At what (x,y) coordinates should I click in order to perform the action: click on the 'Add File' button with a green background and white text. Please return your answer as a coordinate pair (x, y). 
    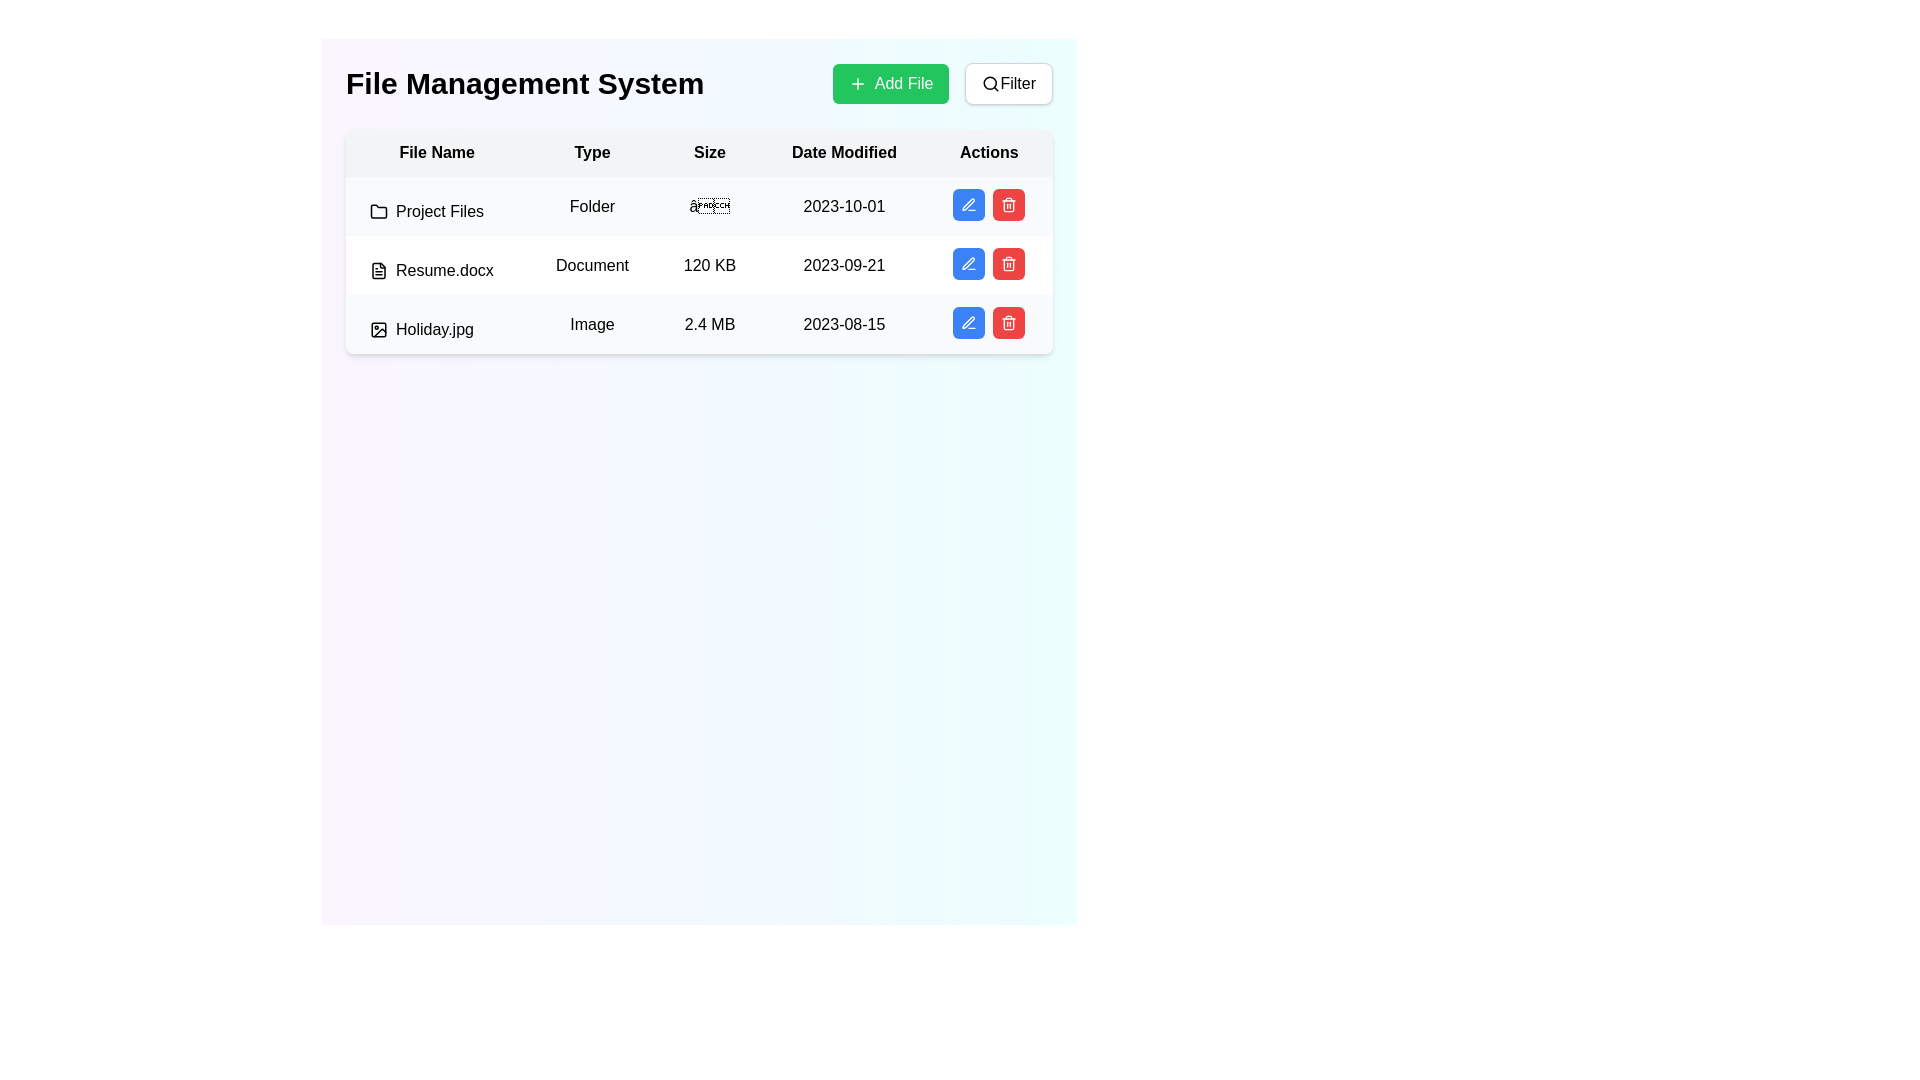
    Looking at the image, I should click on (941, 83).